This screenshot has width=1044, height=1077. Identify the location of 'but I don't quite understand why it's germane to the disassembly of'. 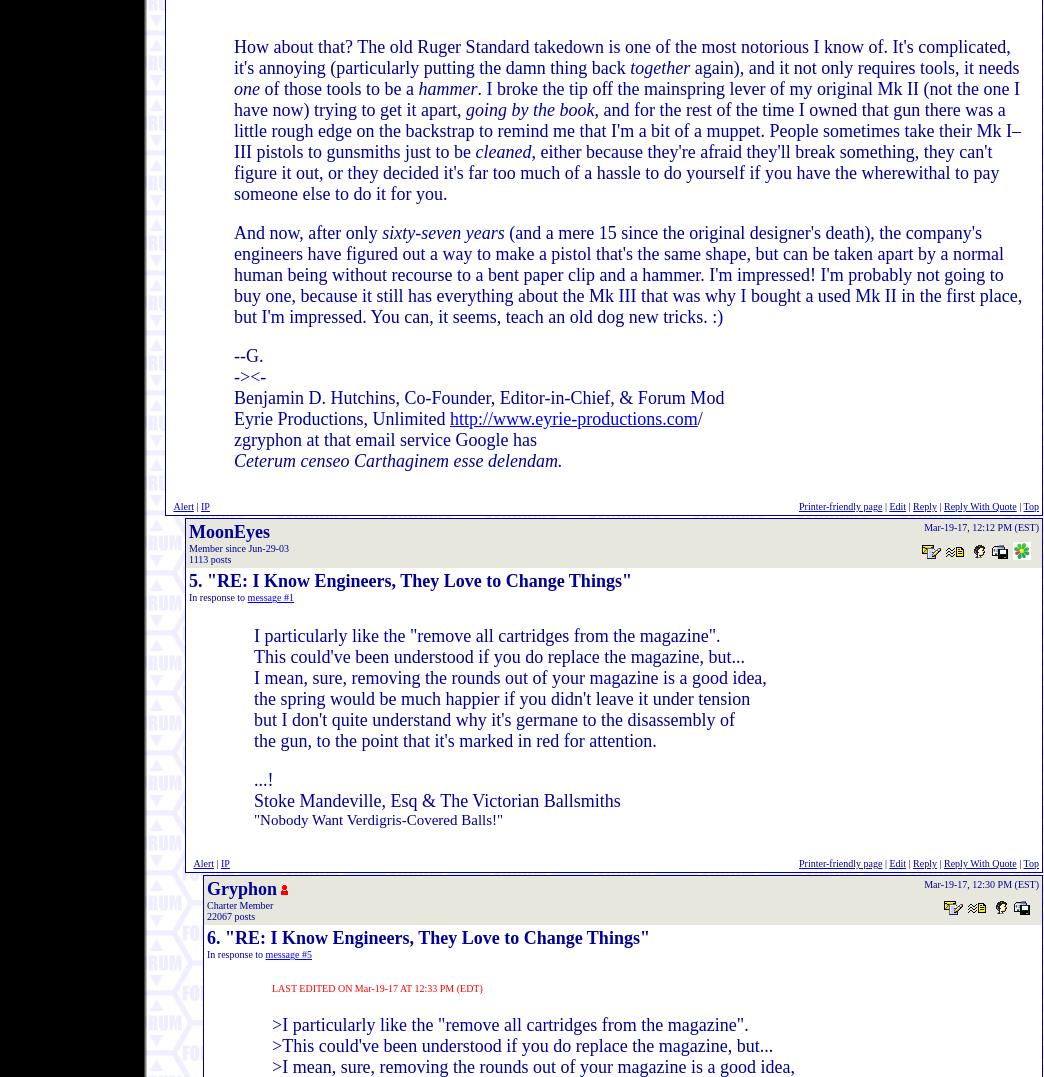
(494, 719).